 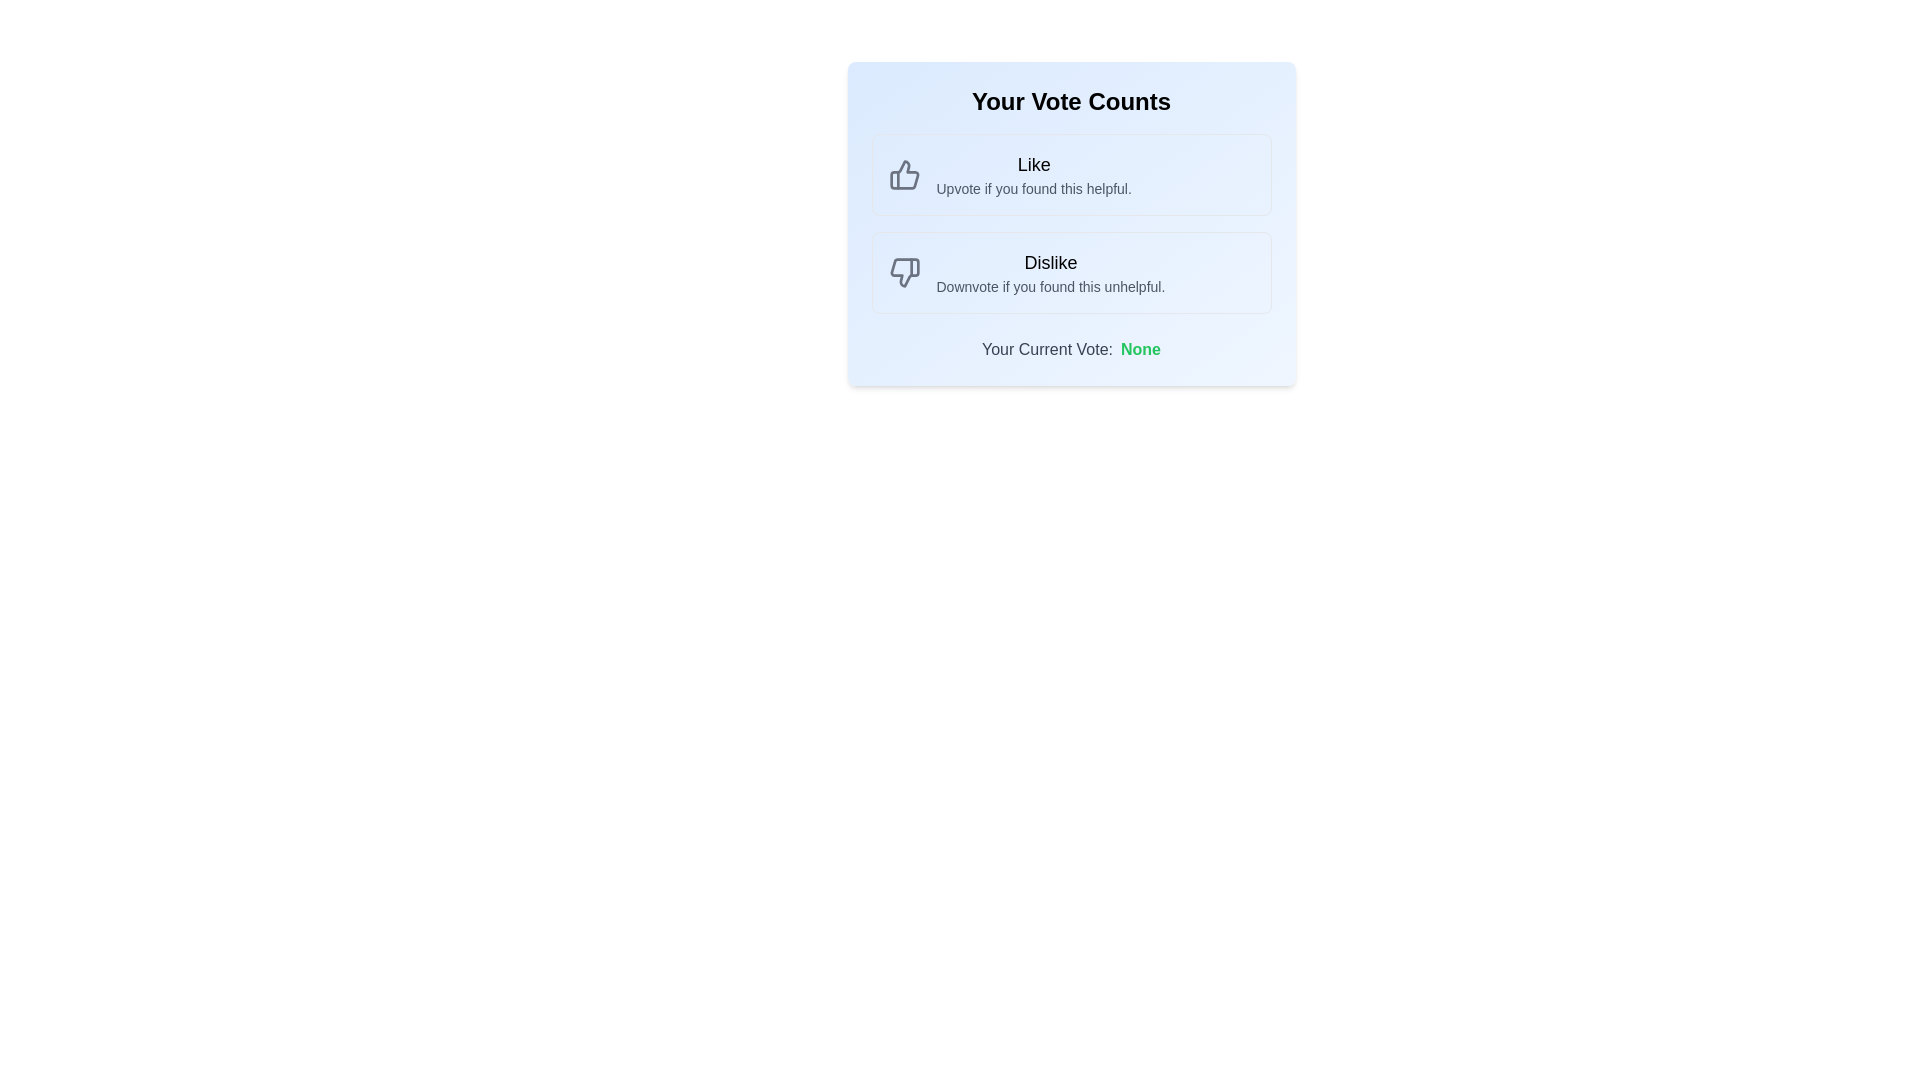 What do you see at coordinates (1070, 173) in the screenshot?
I see `the thumbs-up icon on the Interactive feedback component labeled 'Like' to upvote` at bounding box center [1070, 173].